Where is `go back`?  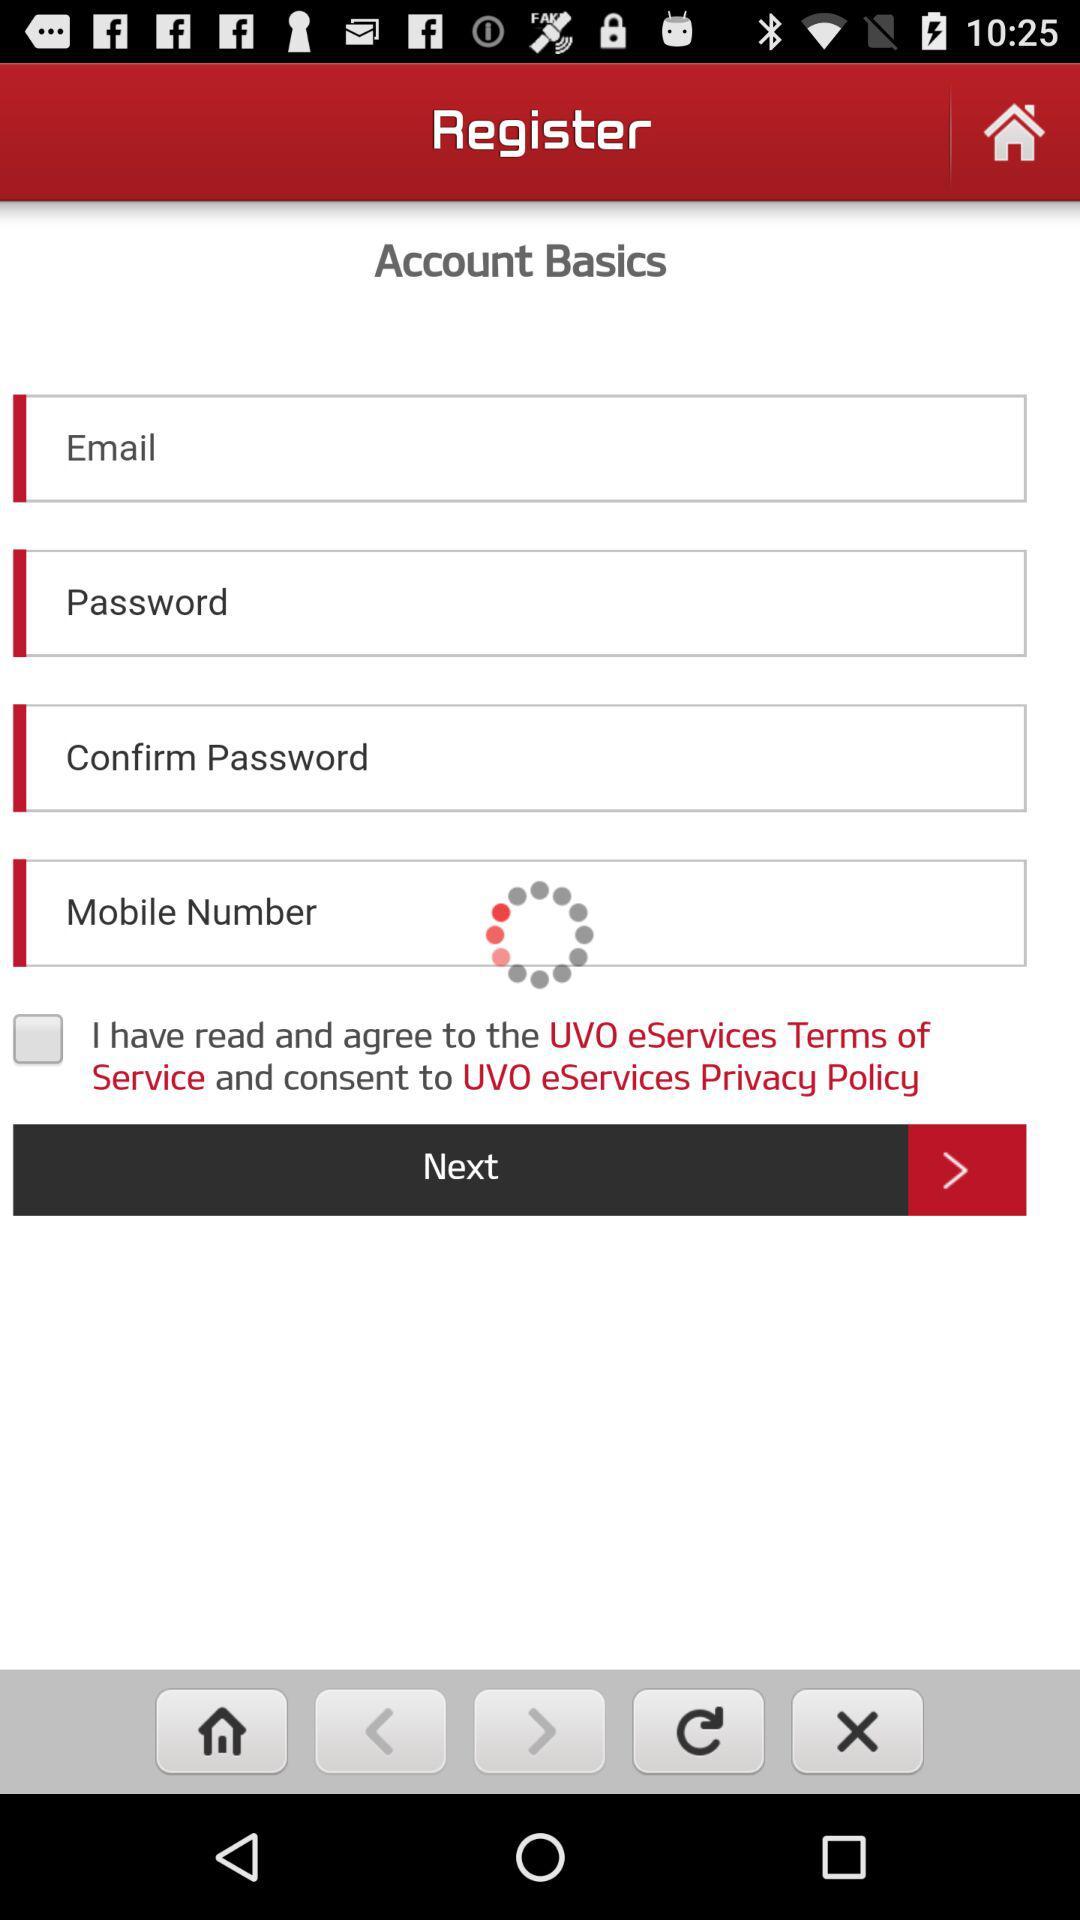 go back is located at coordinates (380, 1730).